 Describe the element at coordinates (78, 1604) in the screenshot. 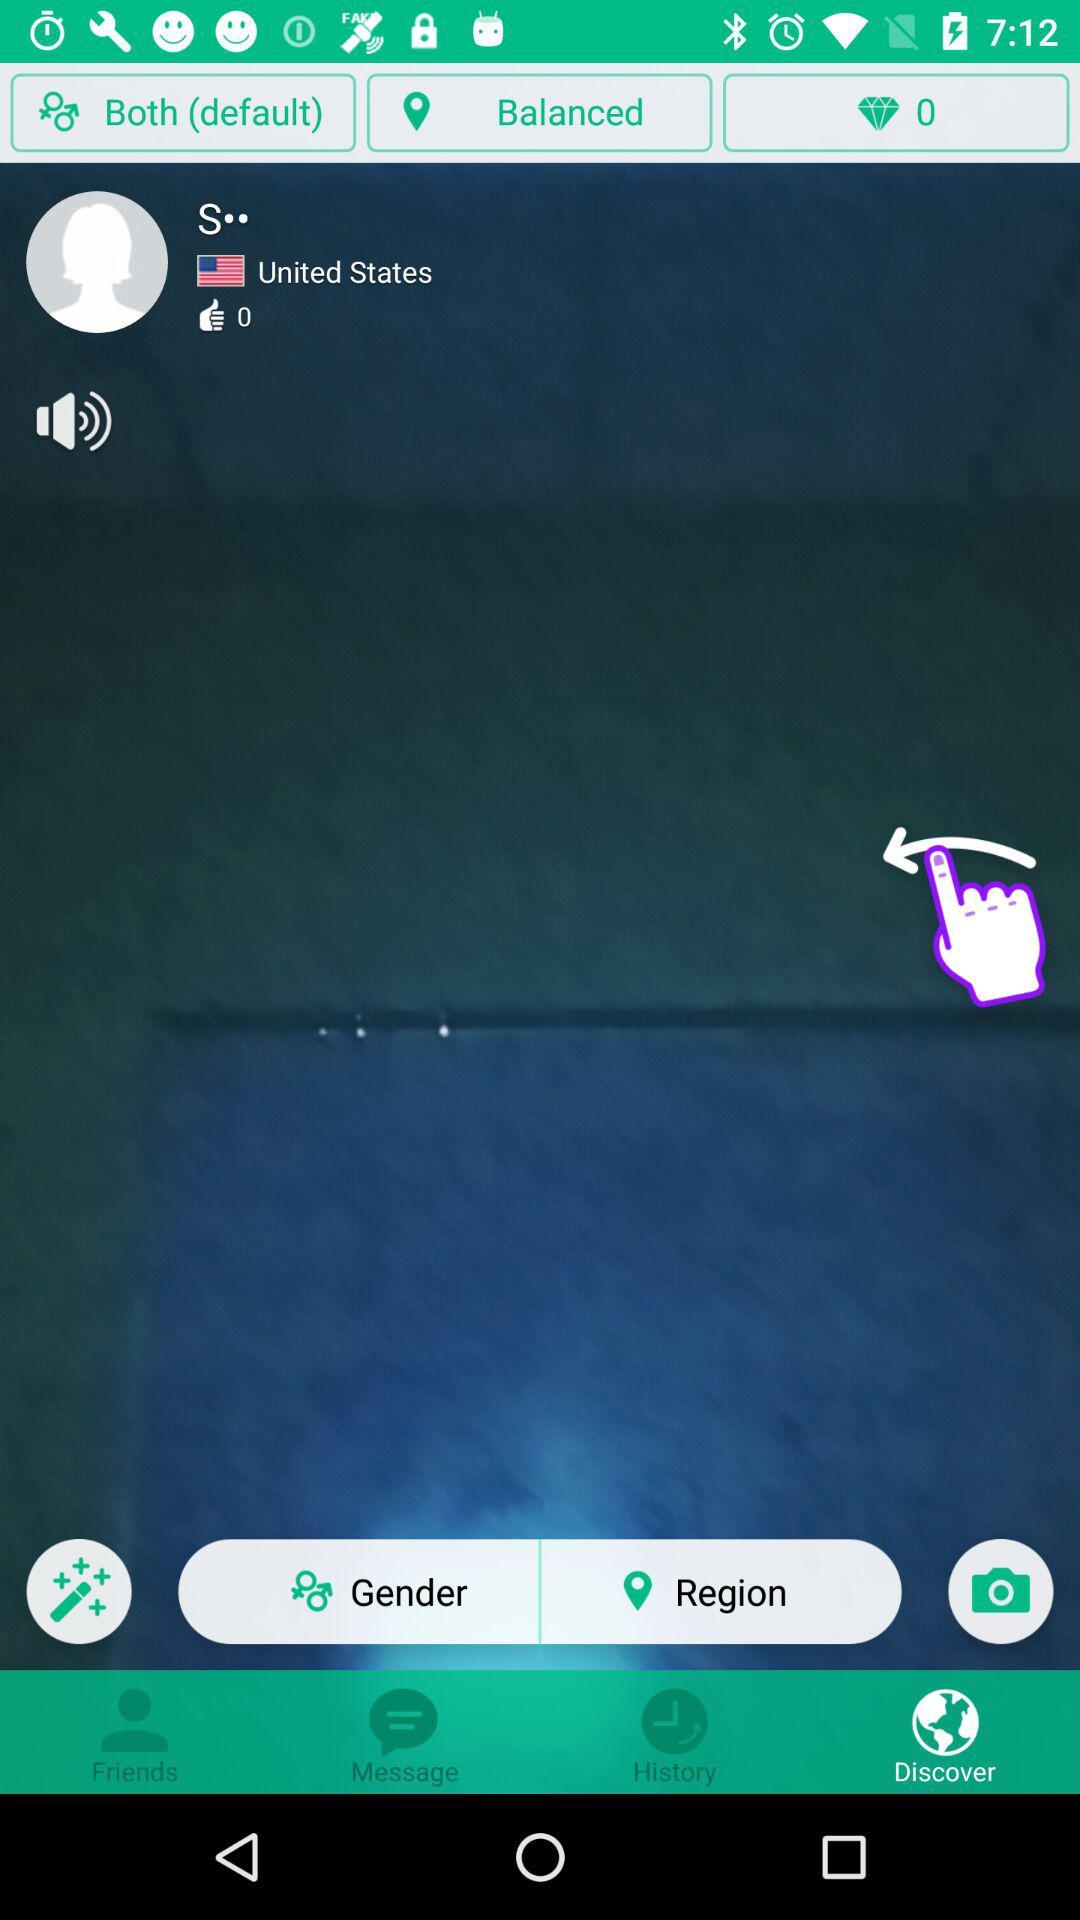

I see `the option which is left side to the gender` at that location.